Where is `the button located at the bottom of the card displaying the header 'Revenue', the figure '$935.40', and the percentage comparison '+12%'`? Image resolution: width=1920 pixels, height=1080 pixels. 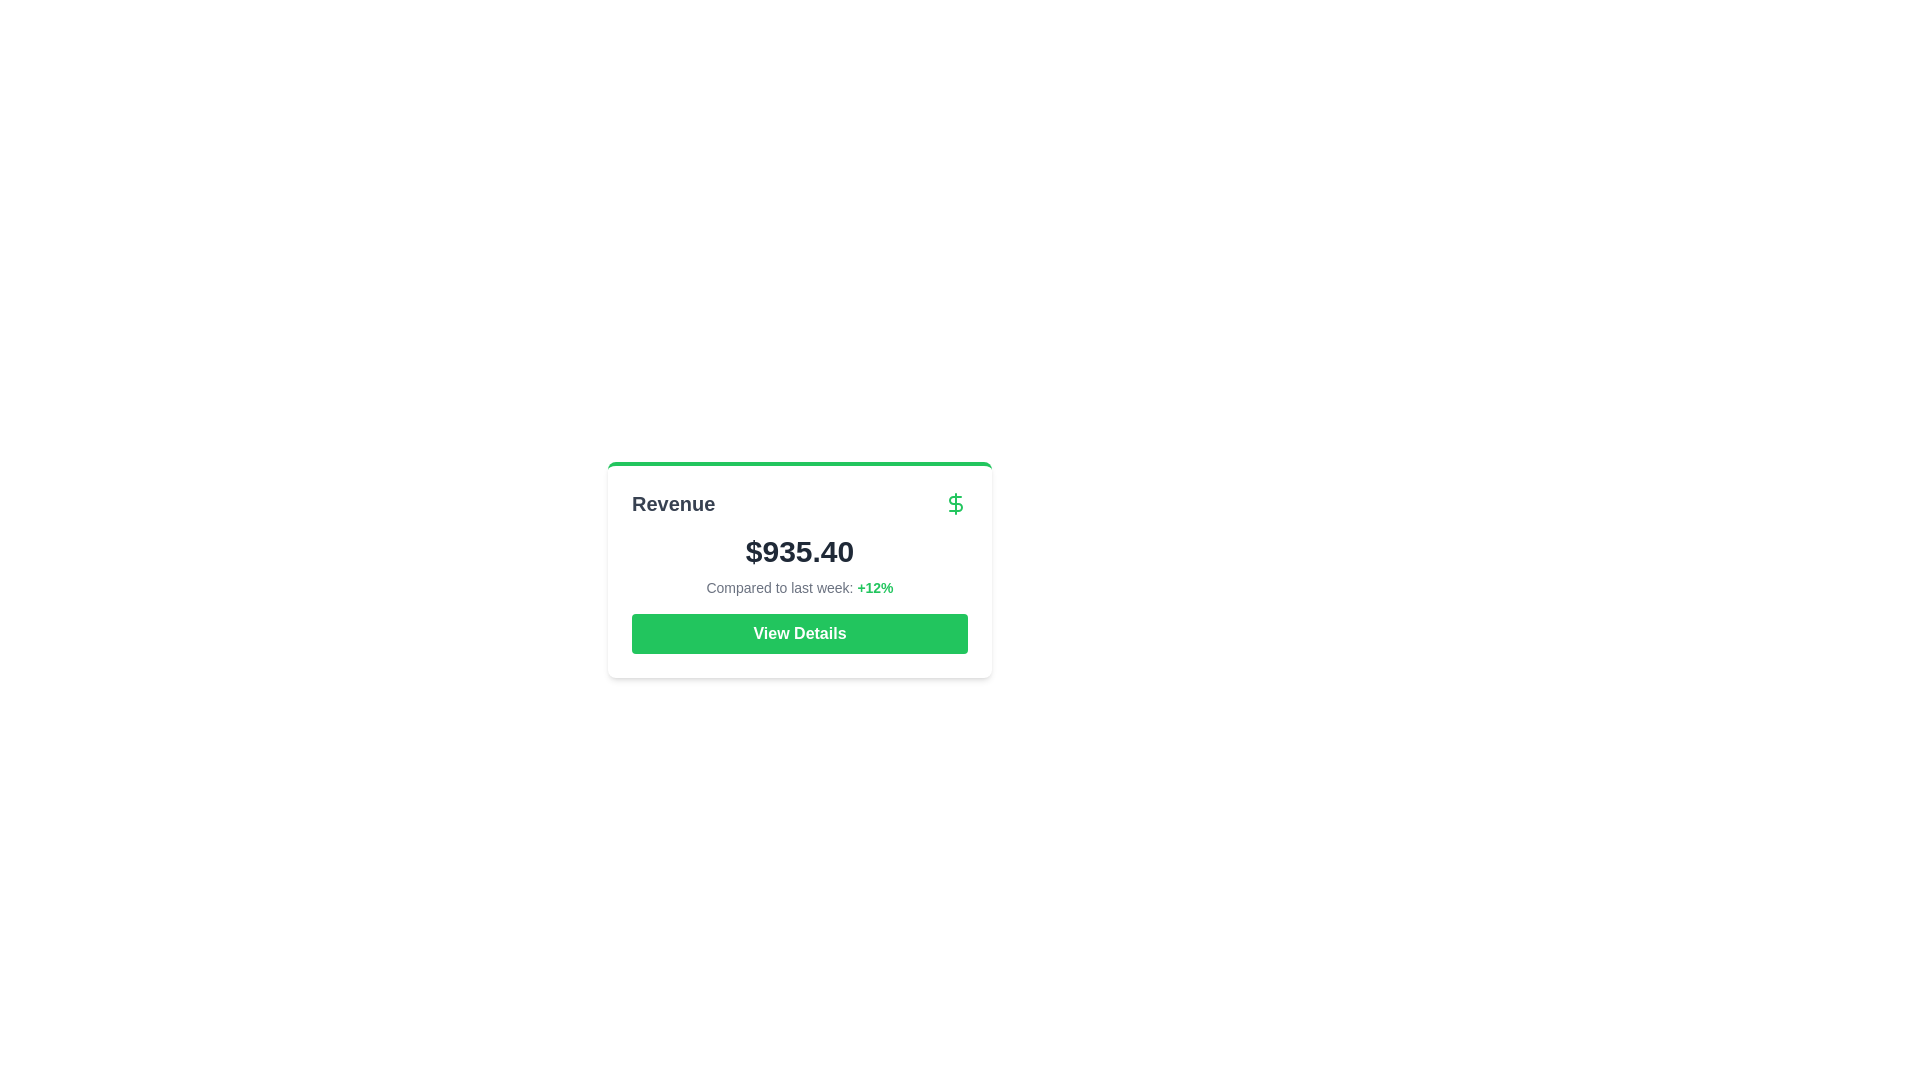 the button located at the bottom of the card displaying the header 'Revenue', the figure '$935.40', and the percentage comparison '+12%' is located at coordinates (800, 633).